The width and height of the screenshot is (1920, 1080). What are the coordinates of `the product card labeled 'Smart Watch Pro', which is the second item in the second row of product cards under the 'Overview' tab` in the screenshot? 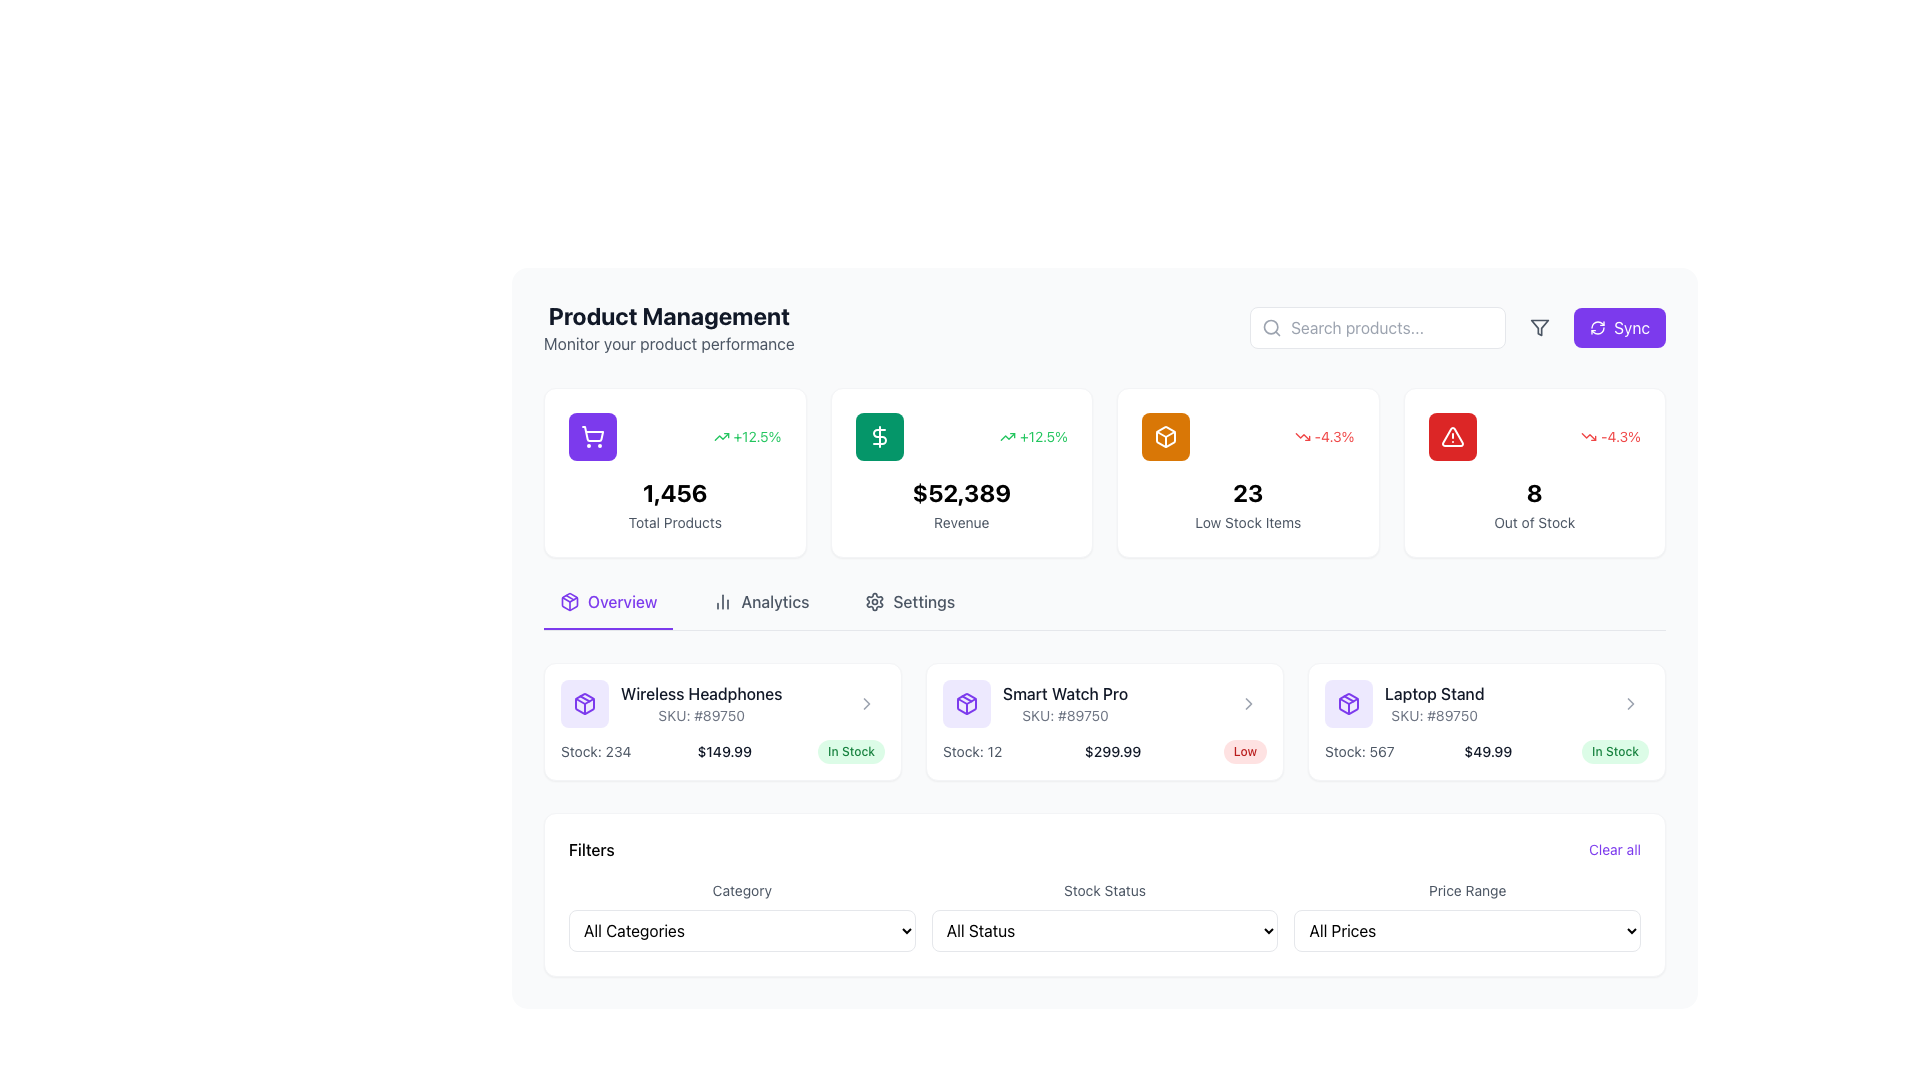 It's located at (1035, 703).